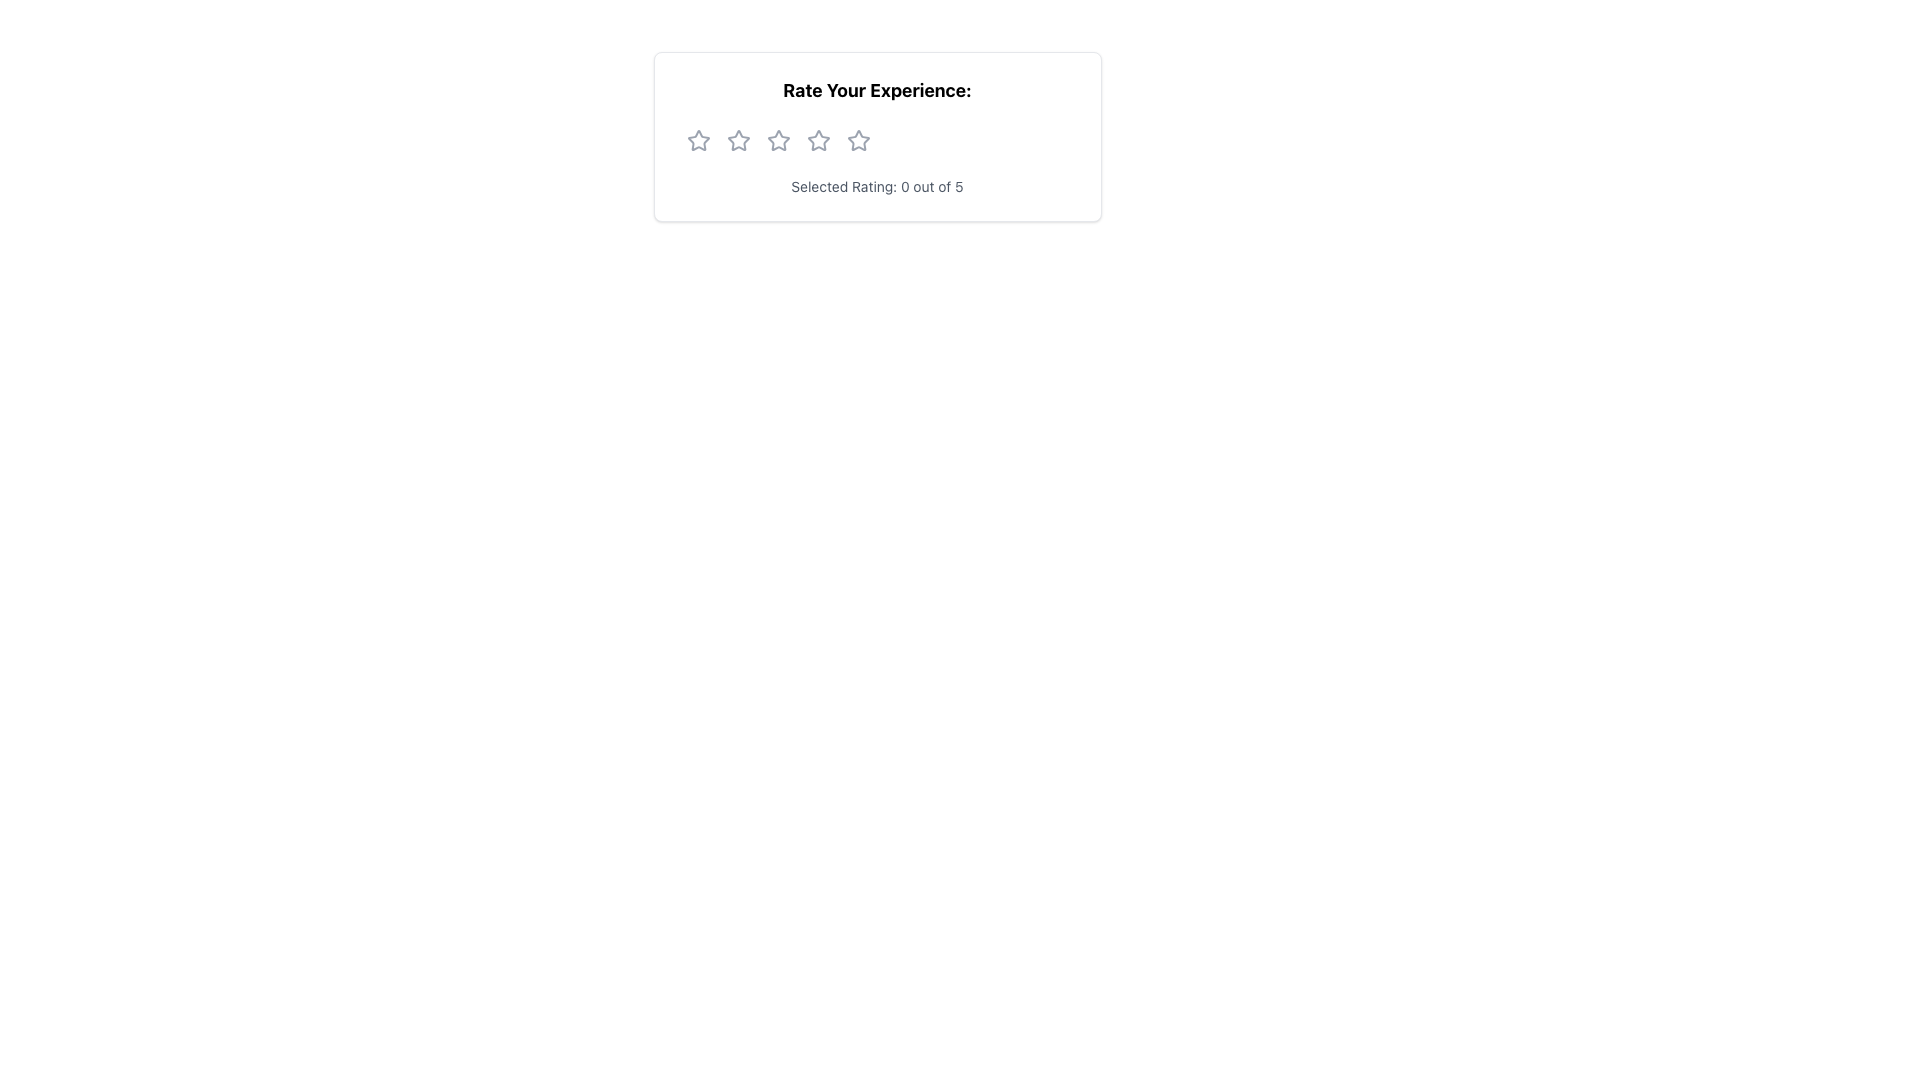  I want to click on the second star icon in the 'Rate Your Experience' card, so click(777, 139).